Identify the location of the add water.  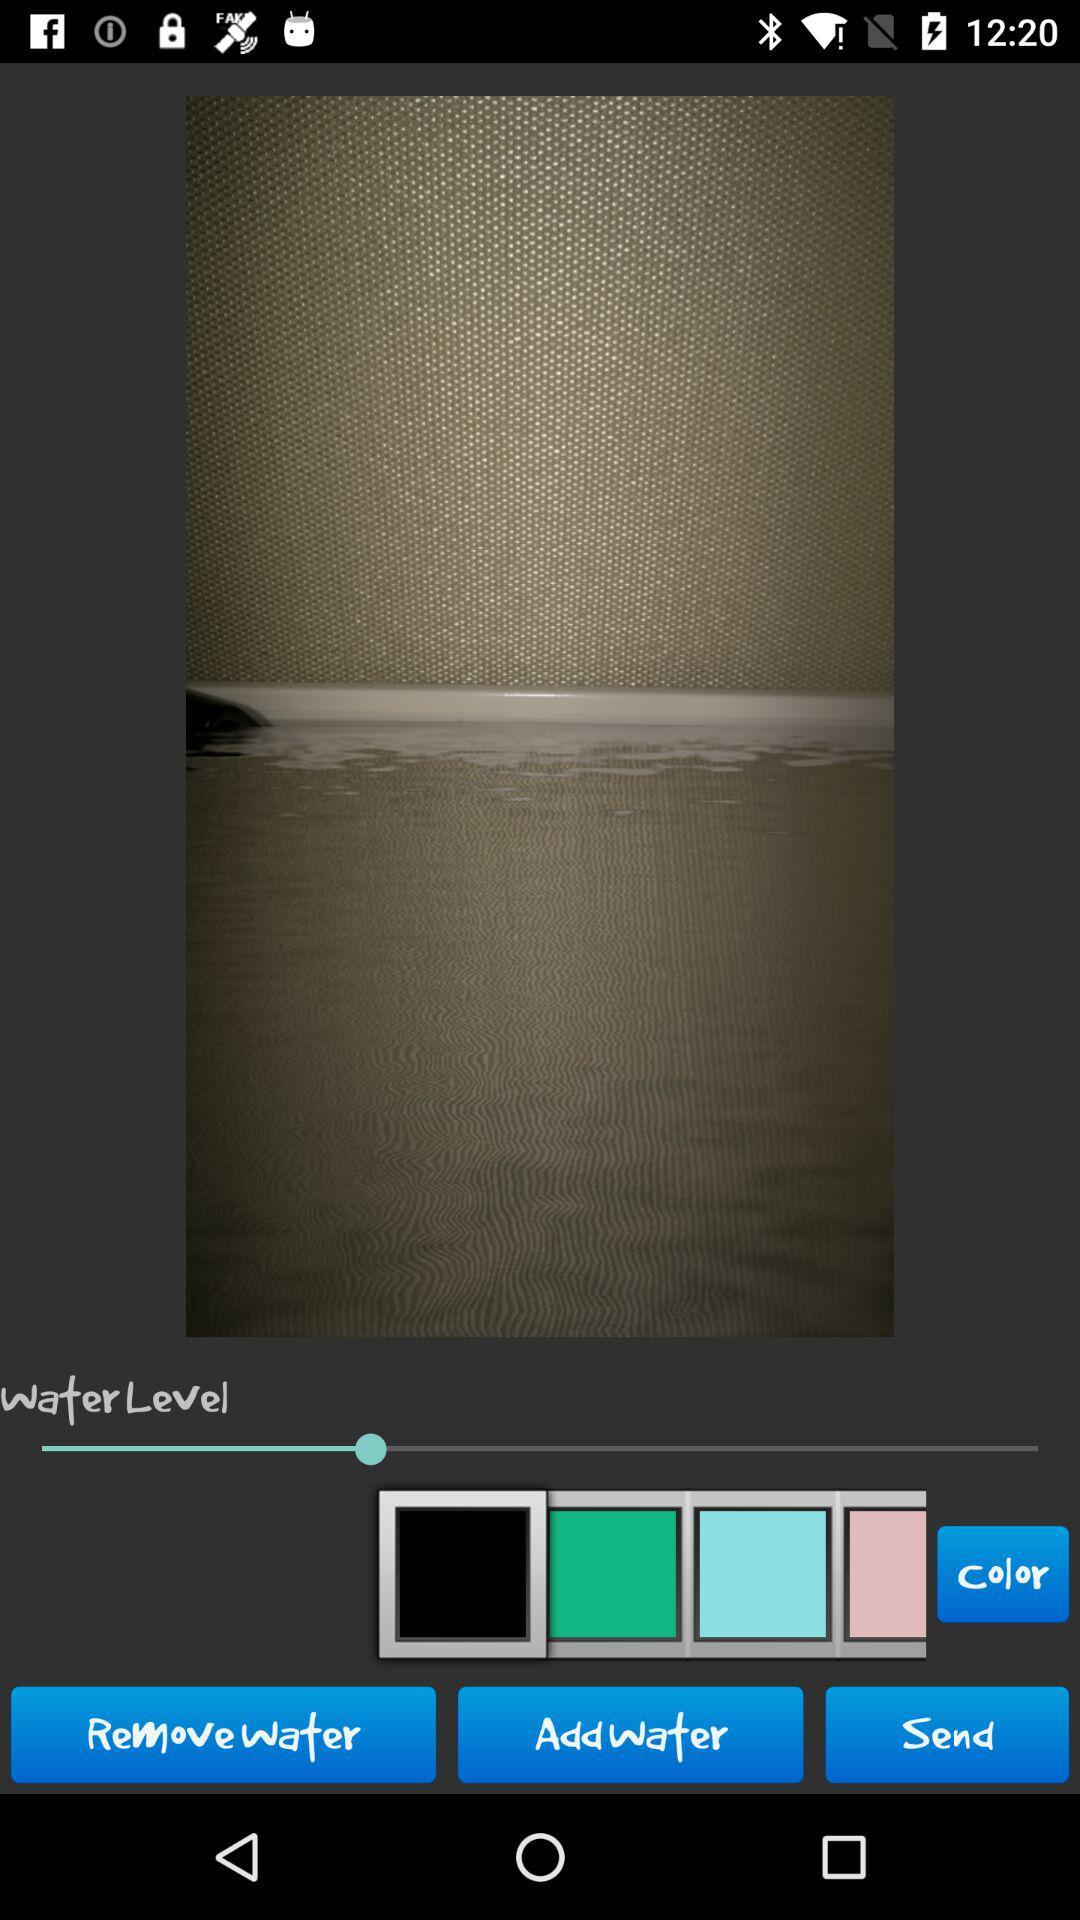
(630, 1733).